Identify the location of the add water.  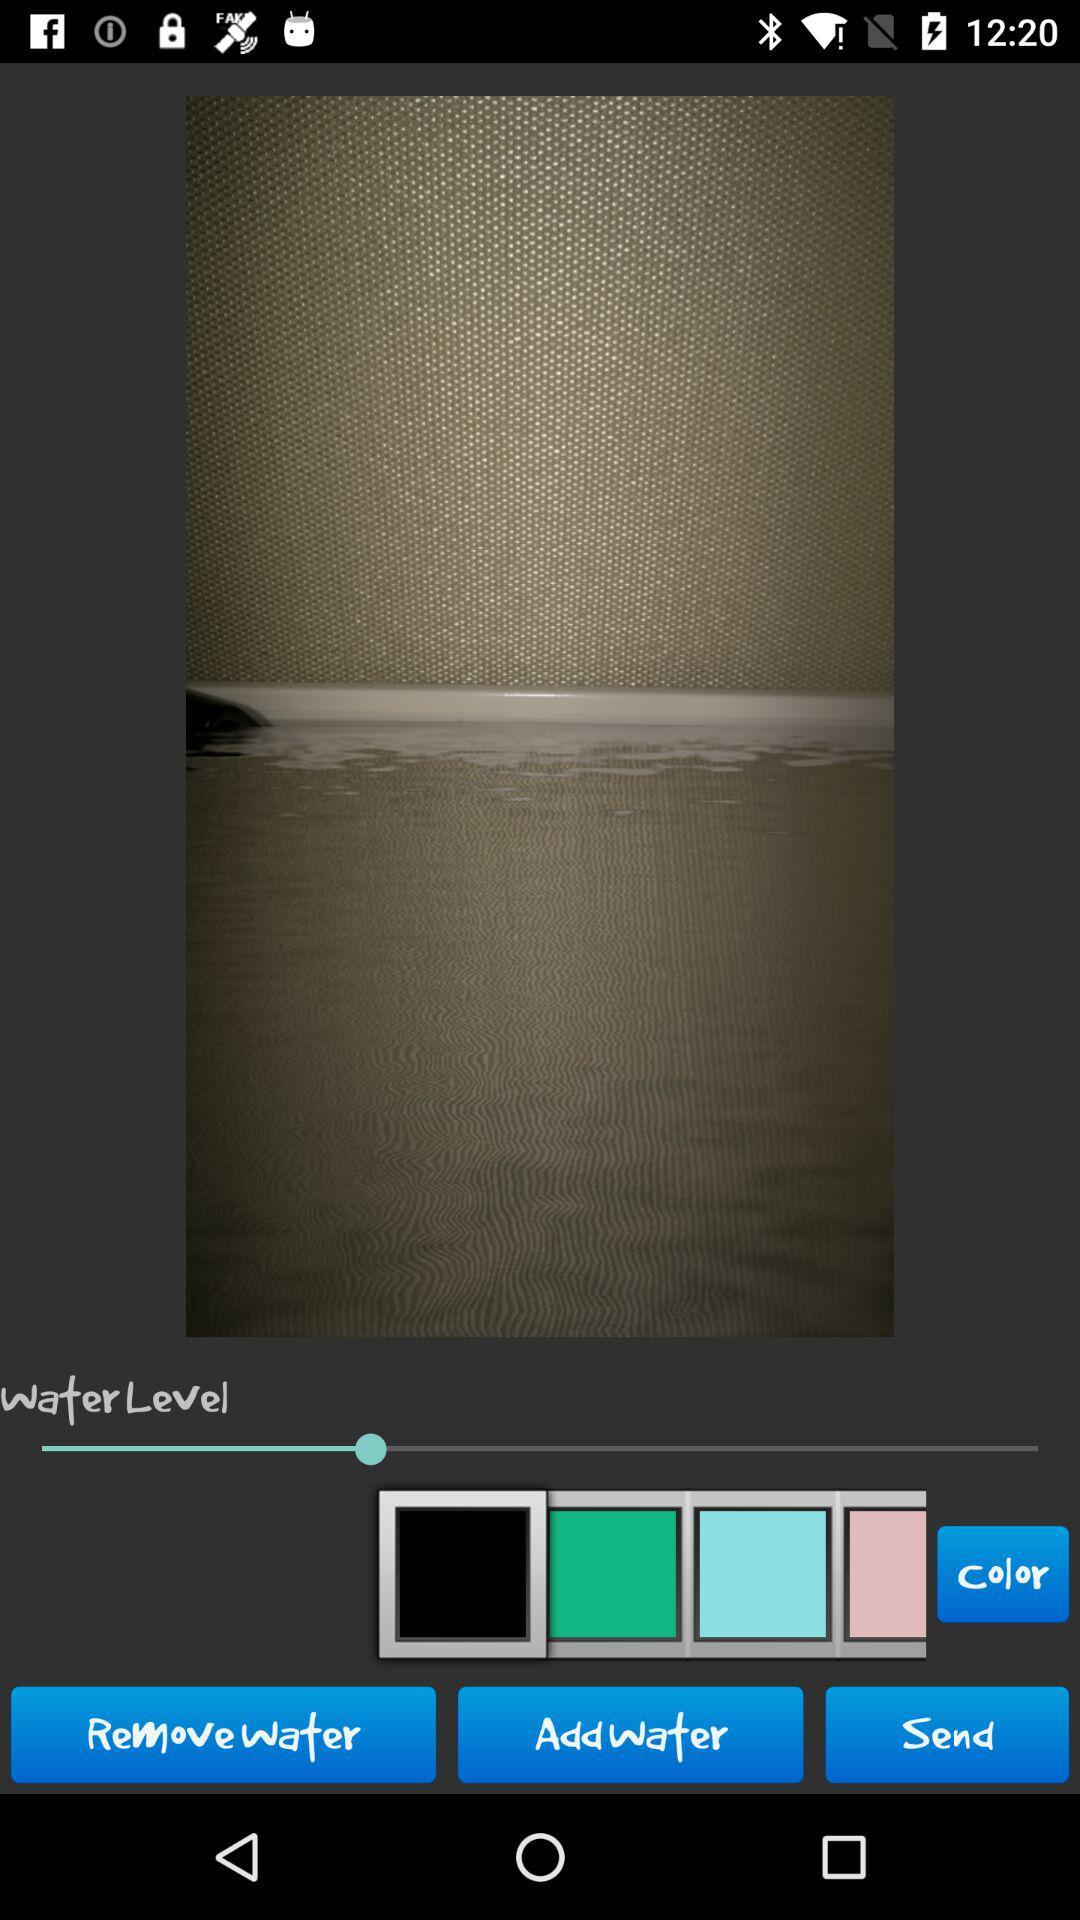
(630, 1733).